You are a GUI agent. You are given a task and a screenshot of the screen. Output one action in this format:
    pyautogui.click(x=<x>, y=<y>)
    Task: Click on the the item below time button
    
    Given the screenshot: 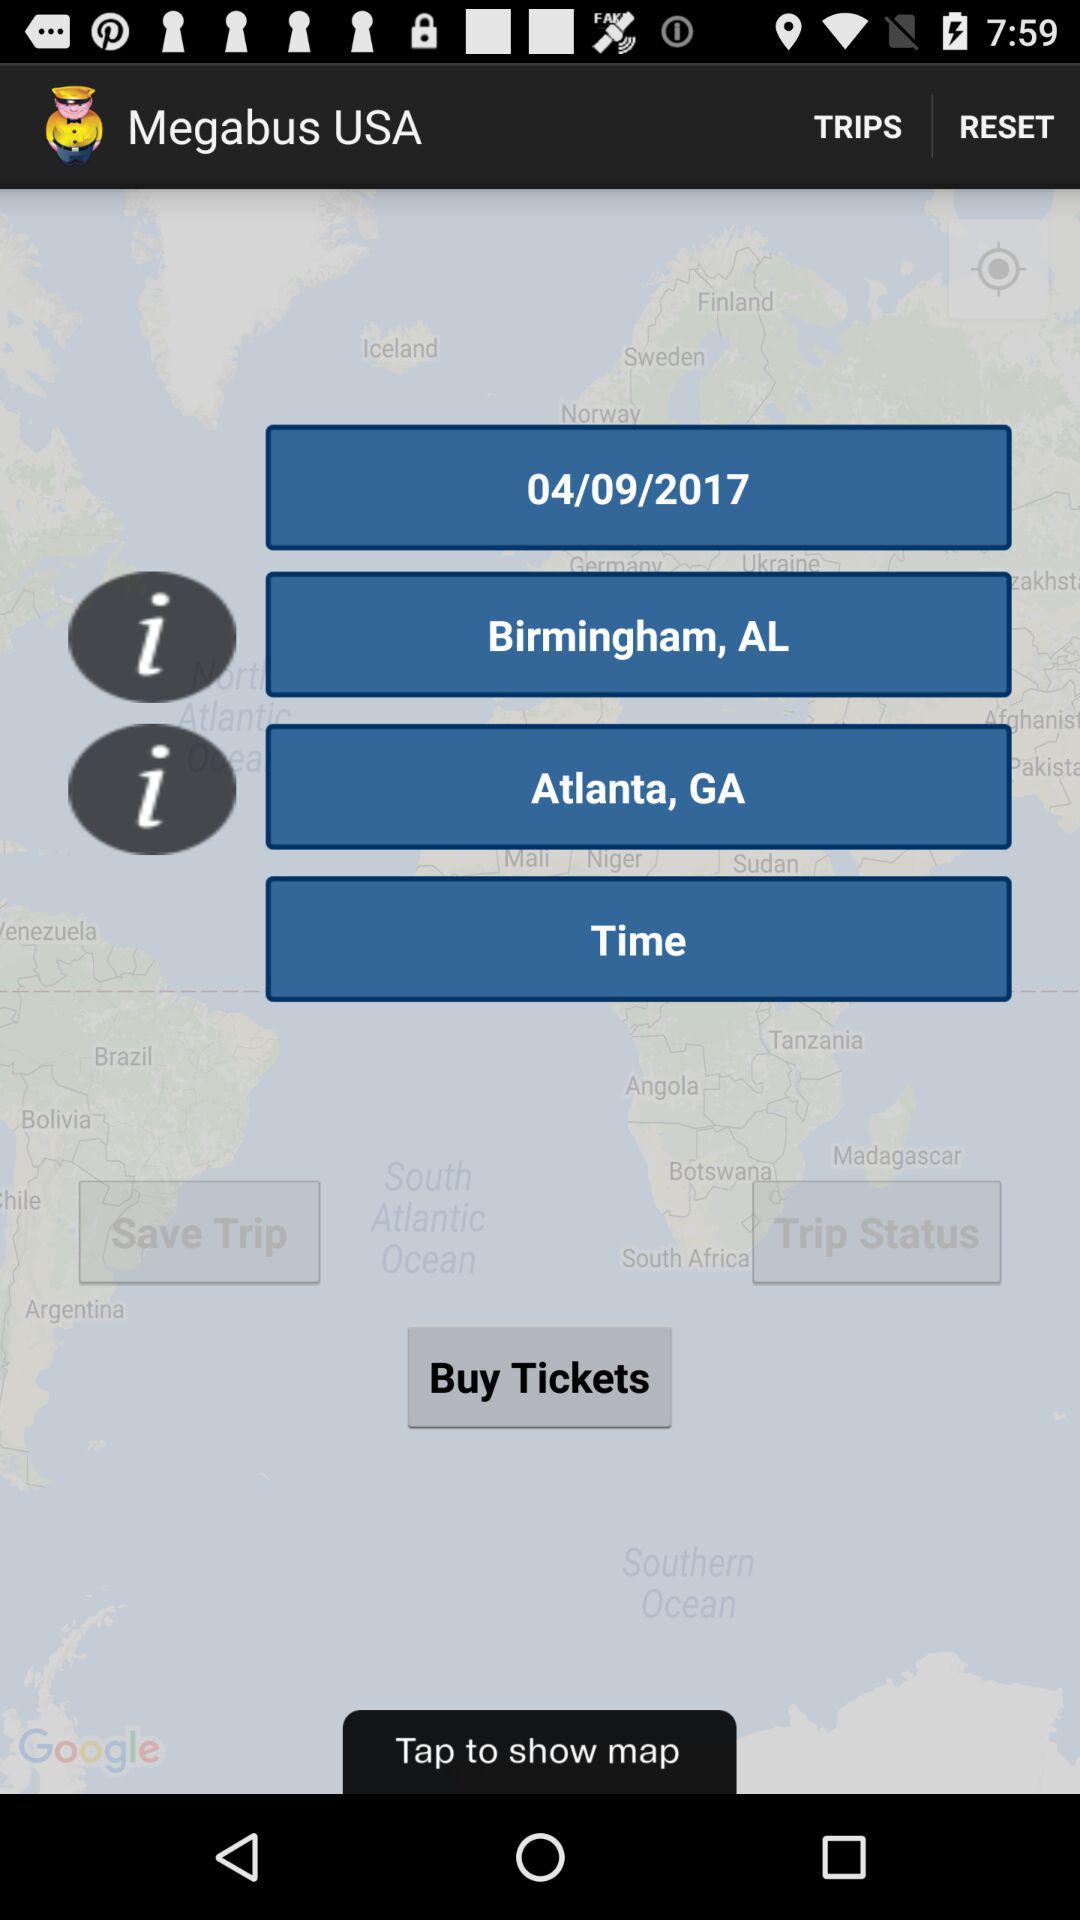 What is the action you would take?
    pyautogui.click(x=538, y=1375)
    